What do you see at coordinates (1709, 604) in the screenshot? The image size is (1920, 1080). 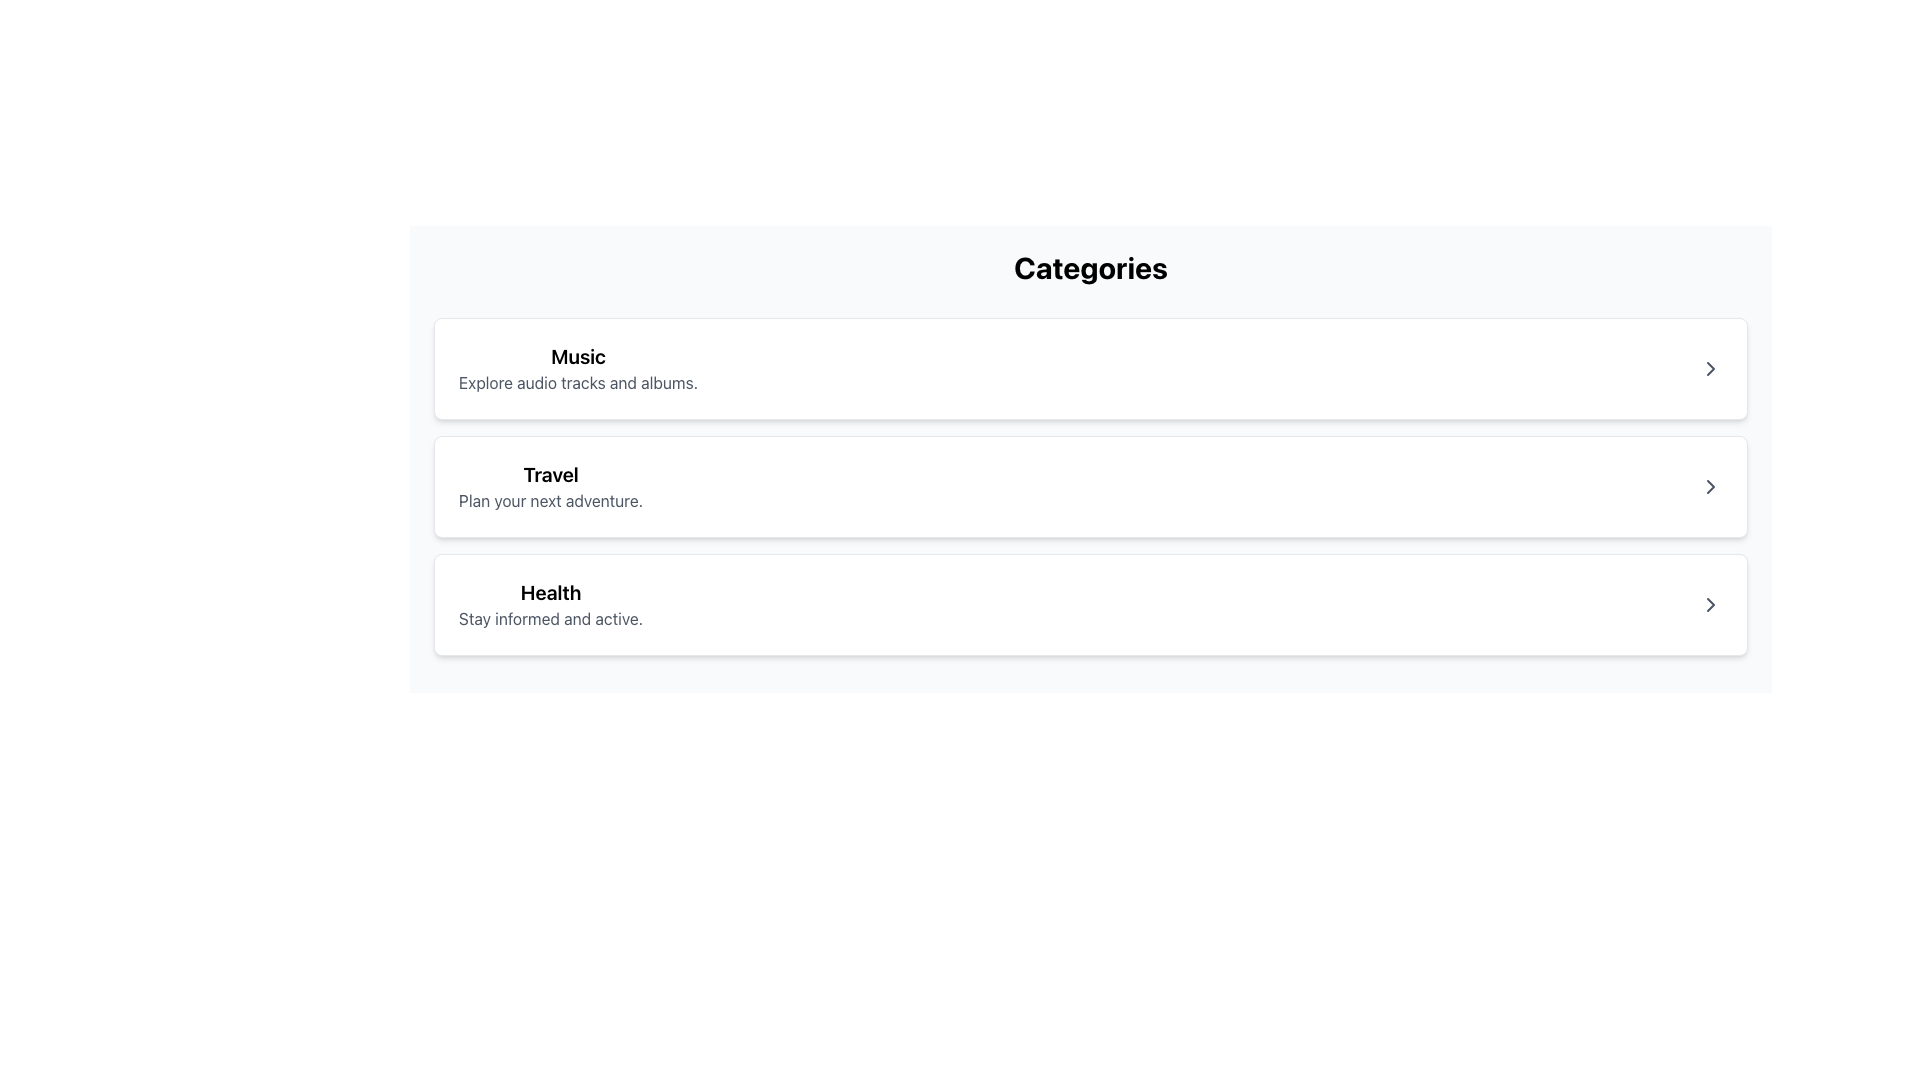 I see `the icon located at the far-right end of the 'Health' card in the 'Categories' section` at bounding box center [1709, 604].